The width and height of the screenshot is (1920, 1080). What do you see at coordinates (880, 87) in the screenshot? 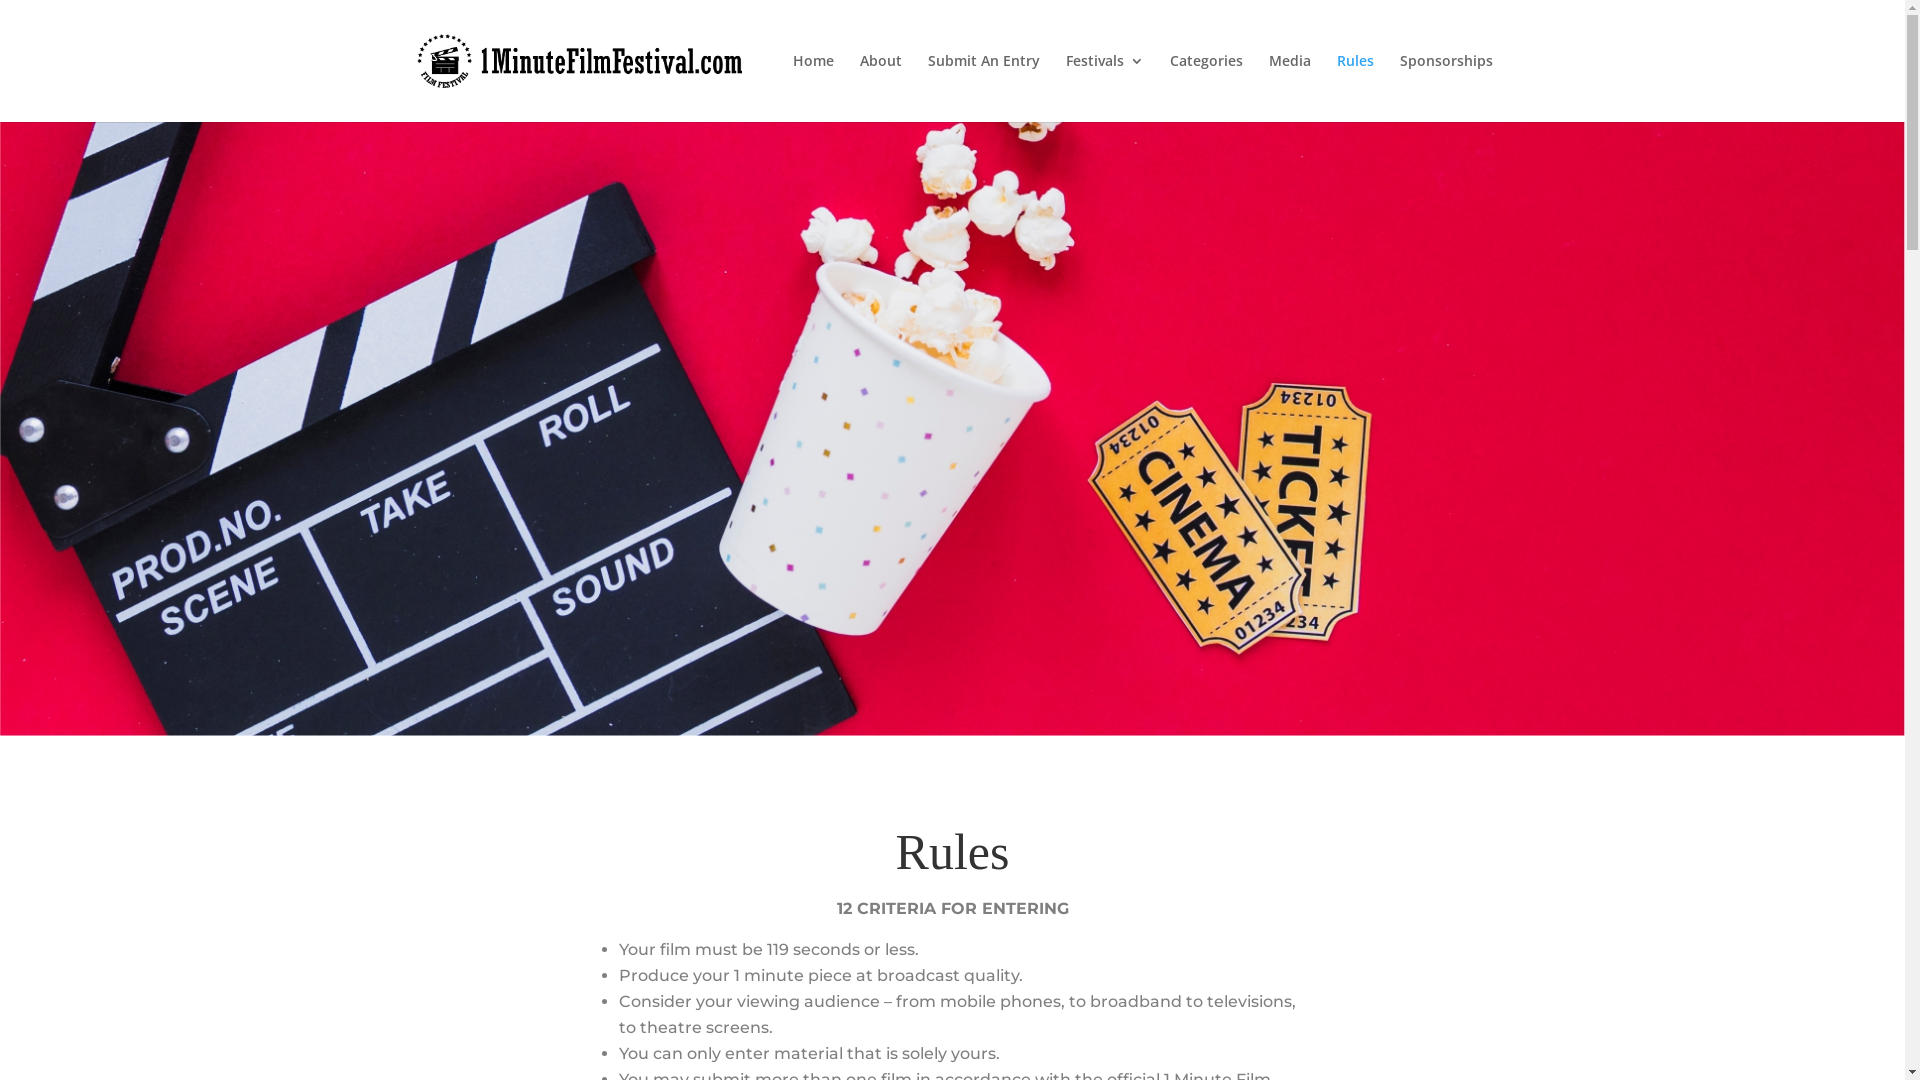
I see `'About'` at bounding box center [880, 87].